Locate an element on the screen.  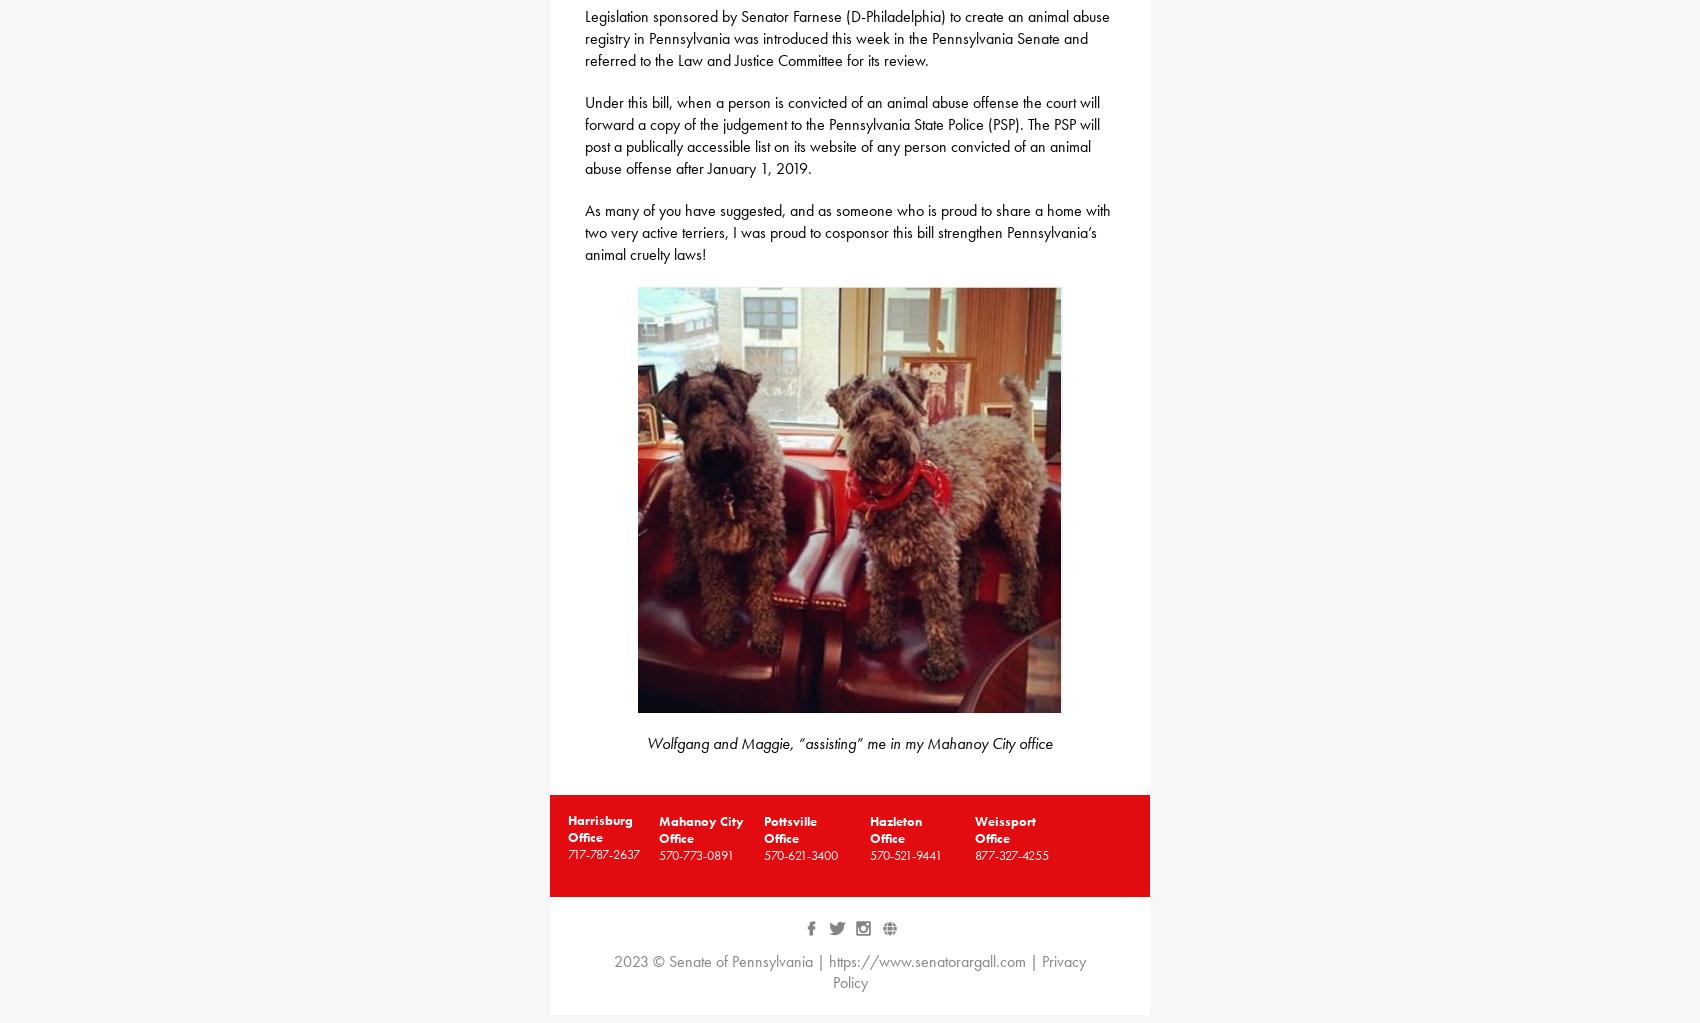
'Hazleton Office' is located at coordinates (895, 828).